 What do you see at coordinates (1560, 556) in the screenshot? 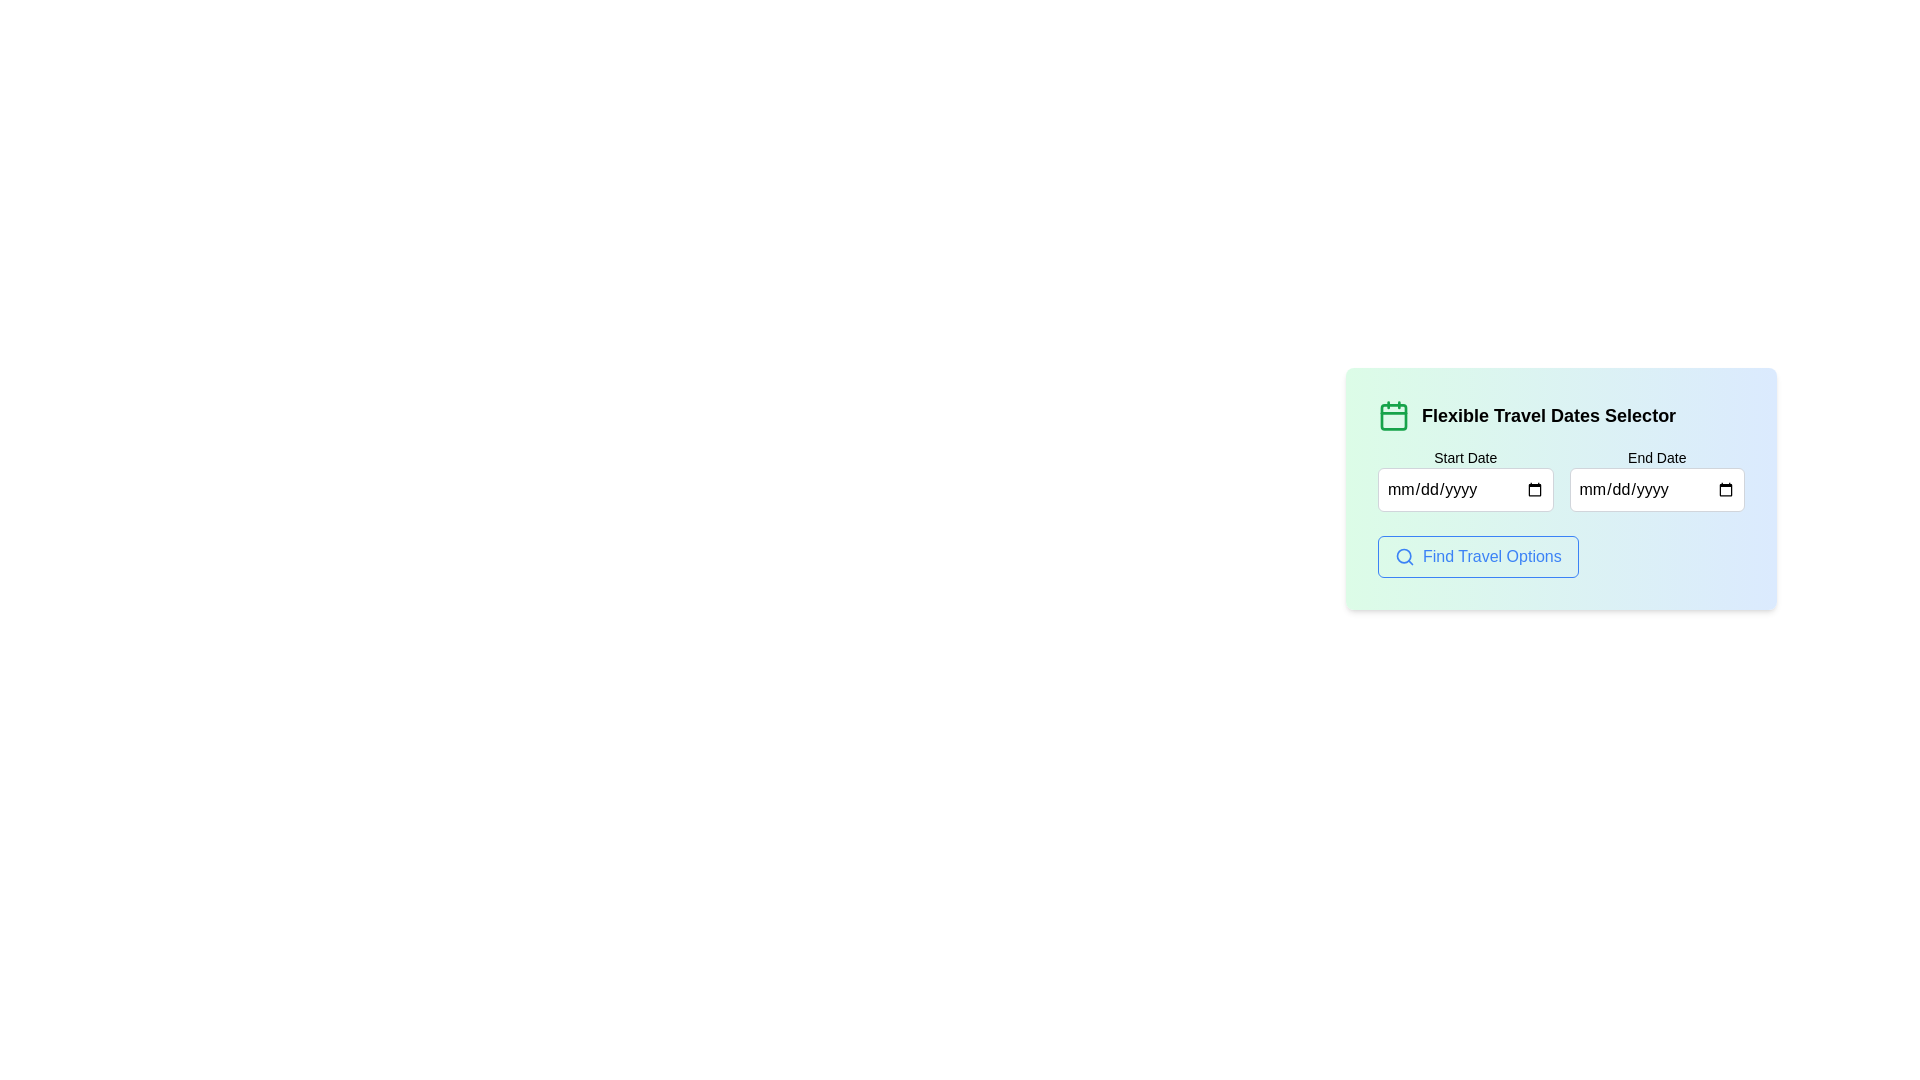
I see `the call-to-action button labeled for searching travel options, located below the 'Start Date' and 'End Date' input fields` at bounding box center [1560, 556].